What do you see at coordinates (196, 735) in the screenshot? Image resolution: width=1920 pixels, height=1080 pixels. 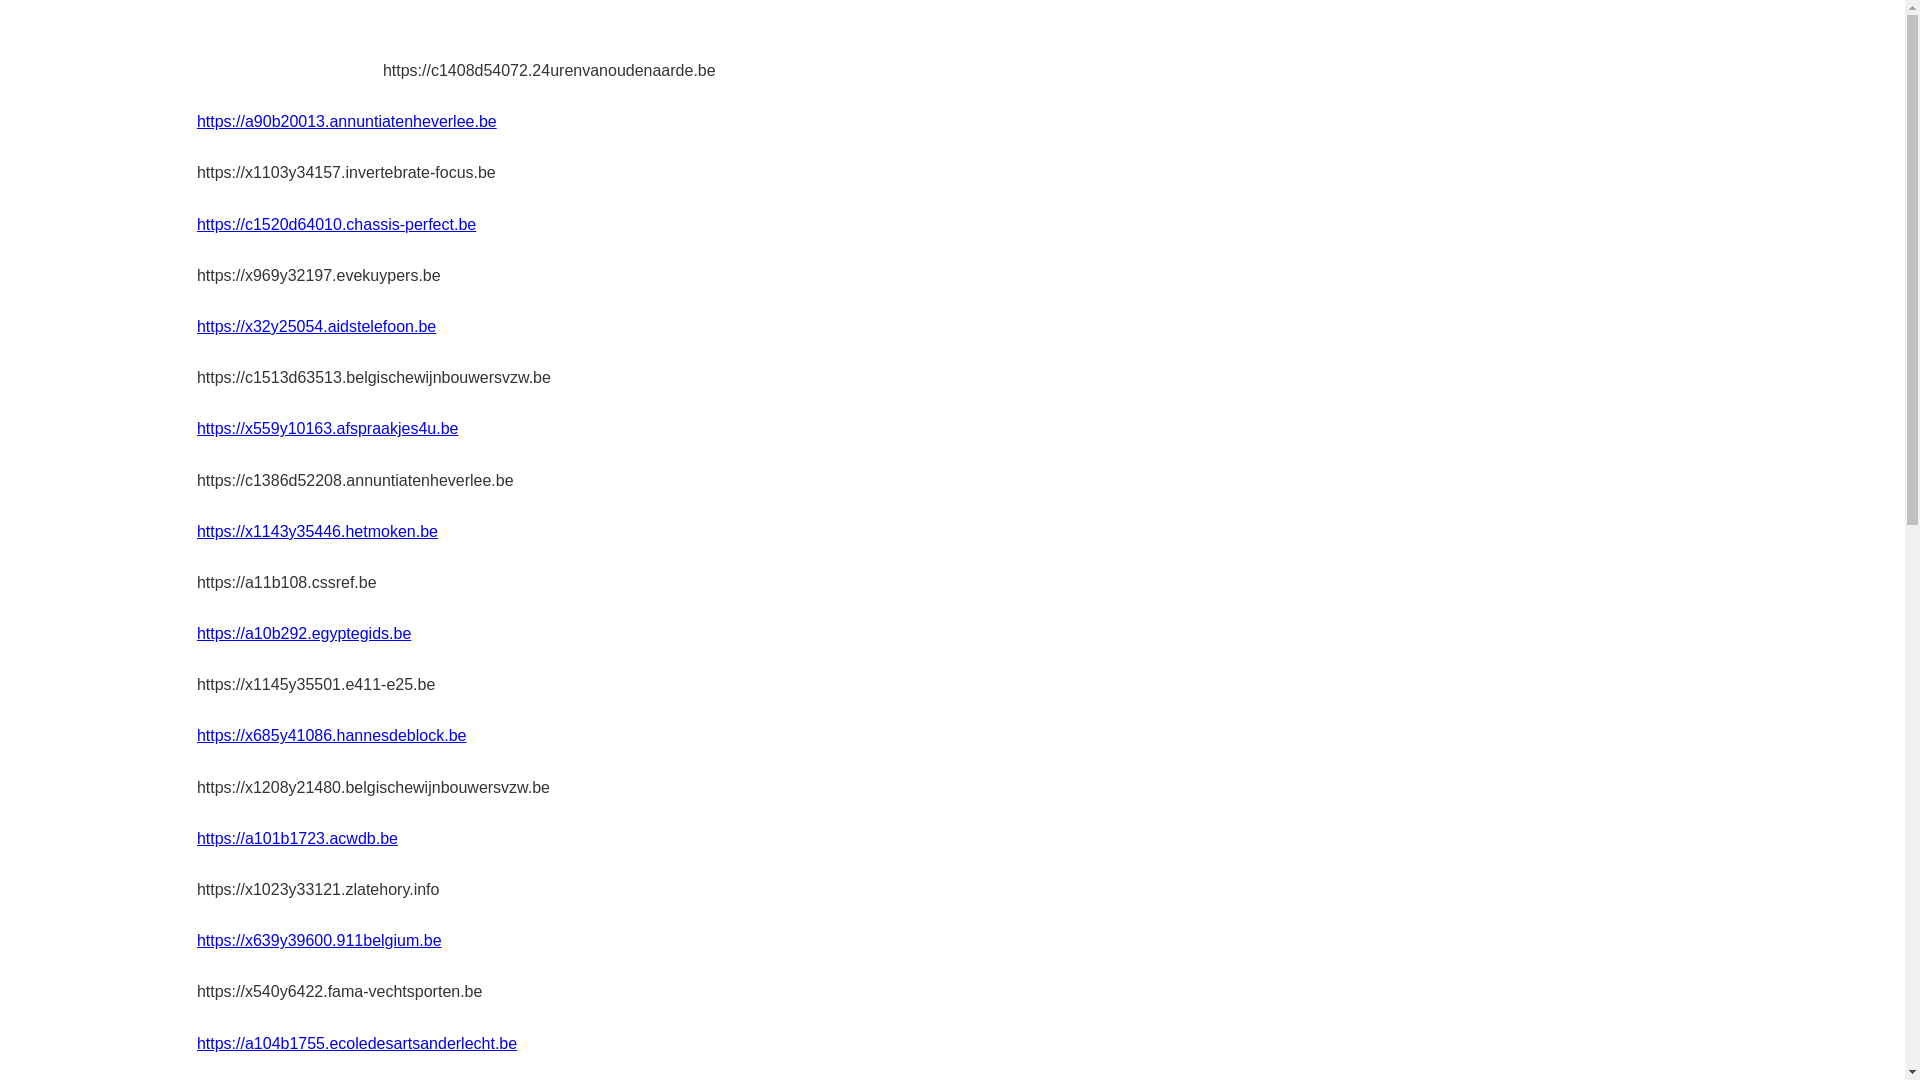 I see `'https://x685y41086.hannesdeblock.be'` at bounding box center [196, 735].